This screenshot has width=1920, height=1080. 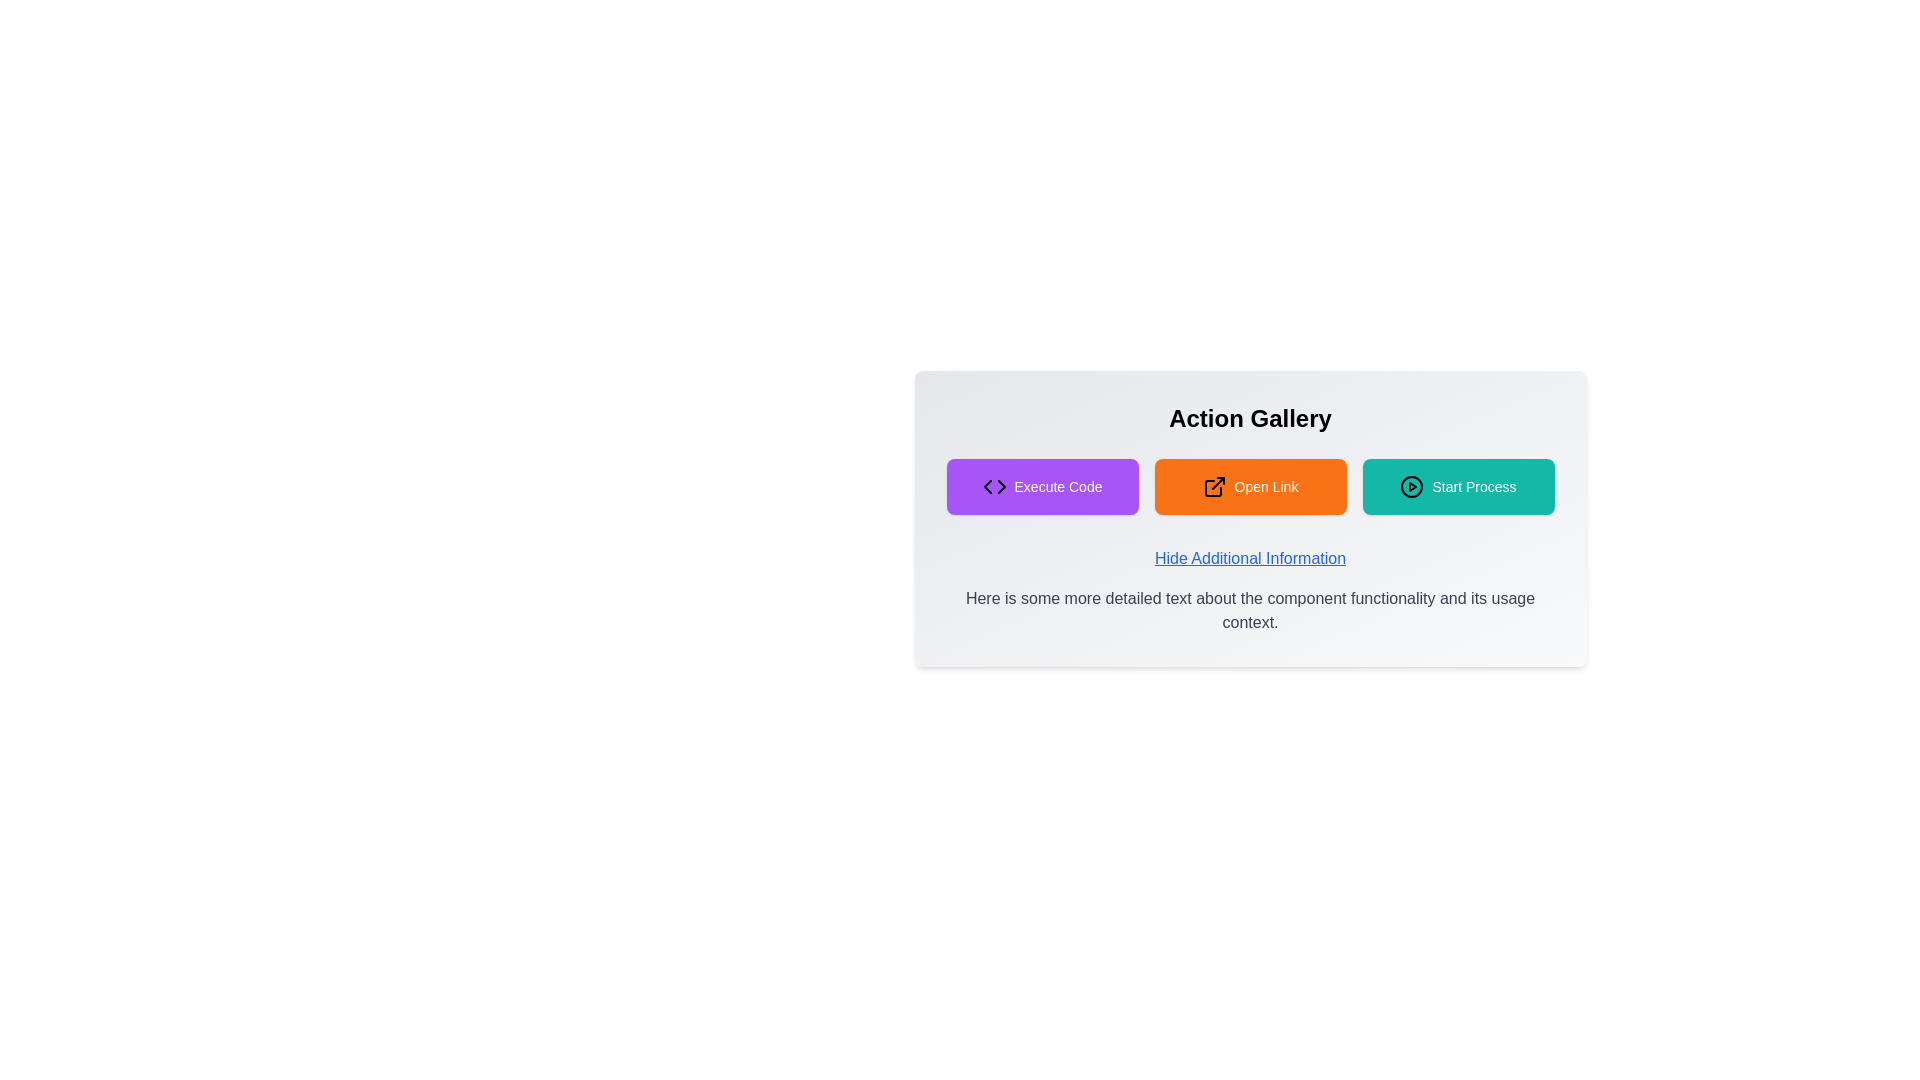 What do you see at coordinates (1056, 486) in the screenshot?
I see `the 'Execute Code' button` at bounding box center [1056, 486].